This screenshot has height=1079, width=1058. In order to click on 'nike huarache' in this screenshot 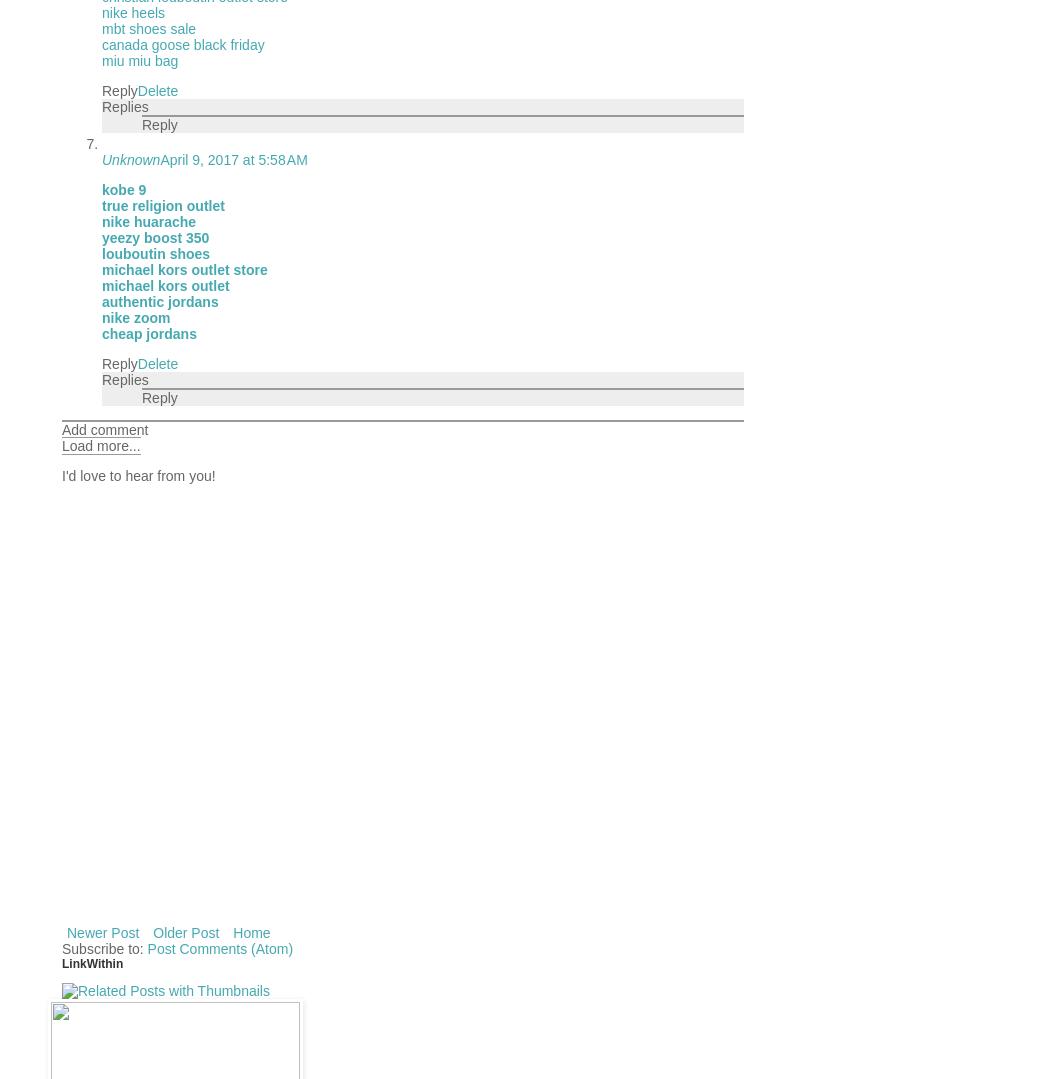, I will do `click(147, 219)`.